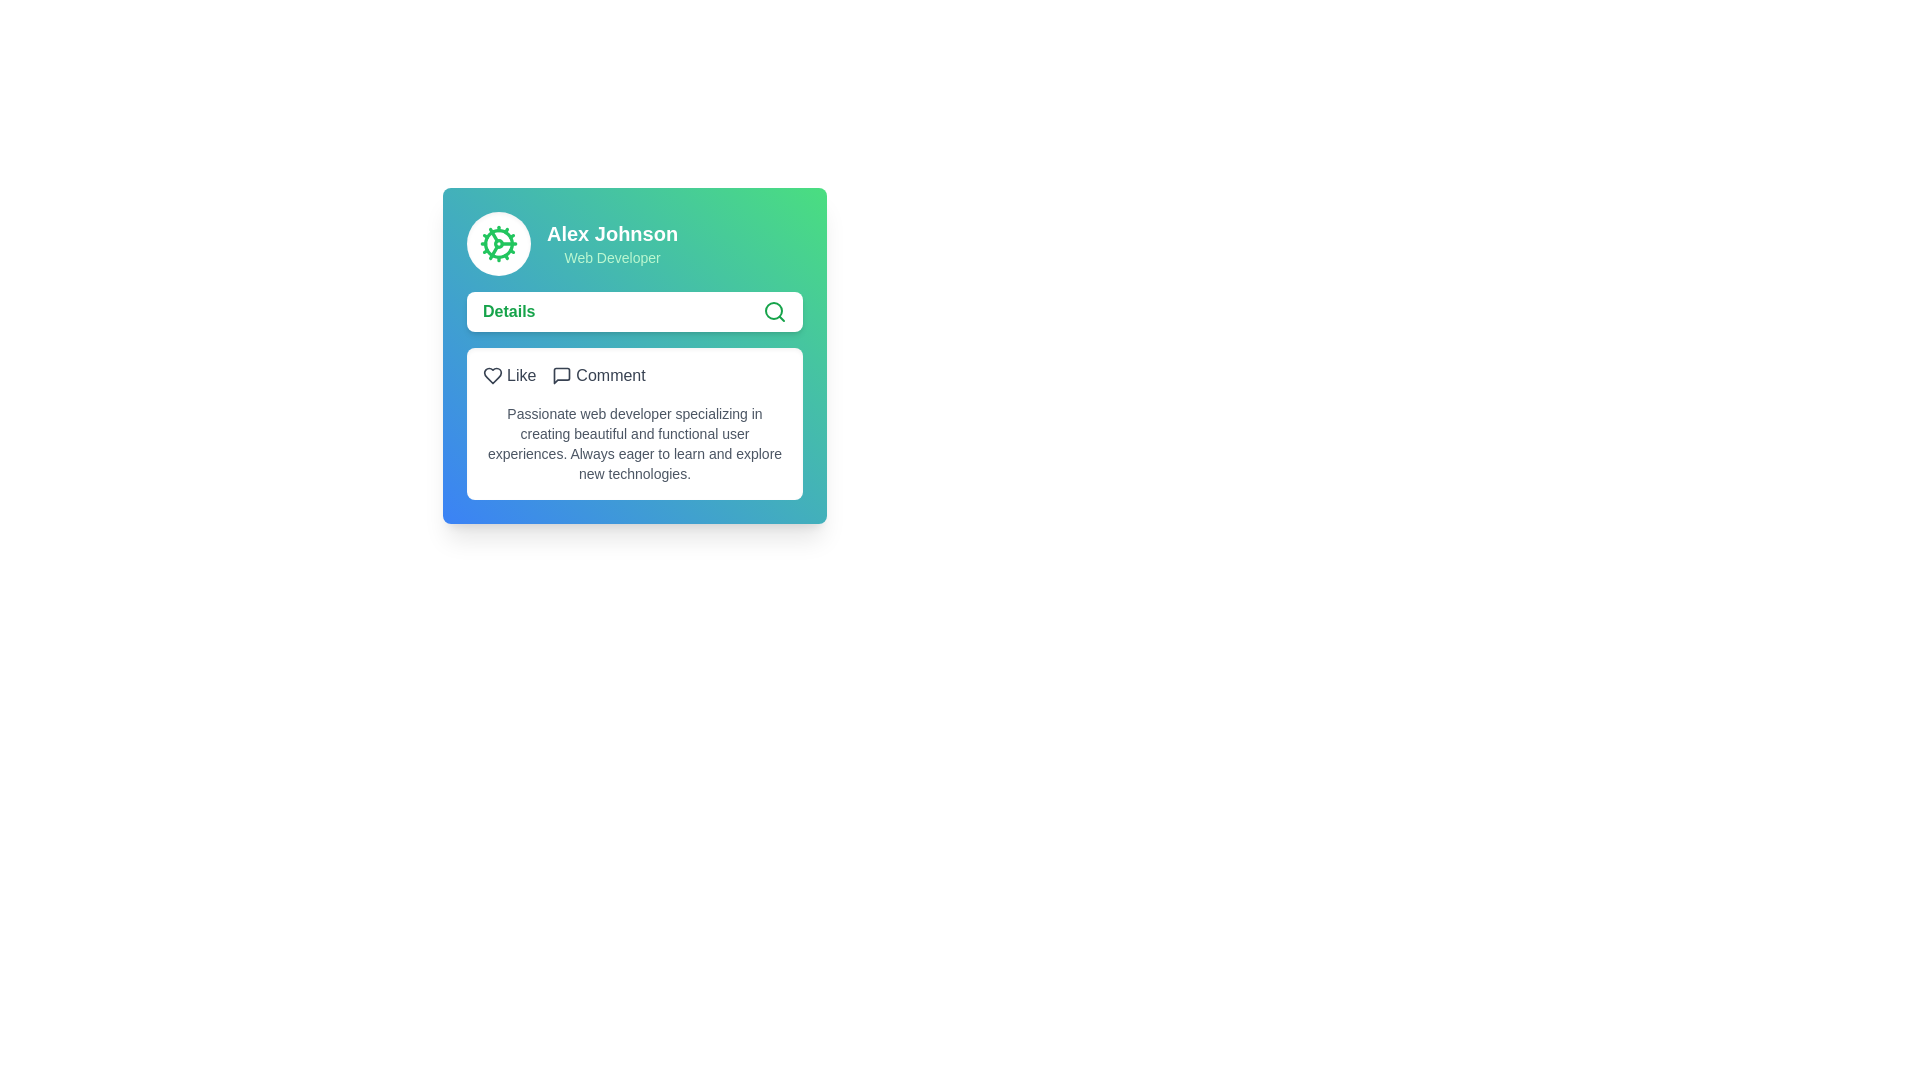 The width and height of the screenshot is (1920, 1080). Describe the element at coordinates (773, 312) in the screenshot. I see `the search trigger icon located on the right side of the 'Details' text section within a prominent white bar of a card with a green-to-blue gradient background` at that location.